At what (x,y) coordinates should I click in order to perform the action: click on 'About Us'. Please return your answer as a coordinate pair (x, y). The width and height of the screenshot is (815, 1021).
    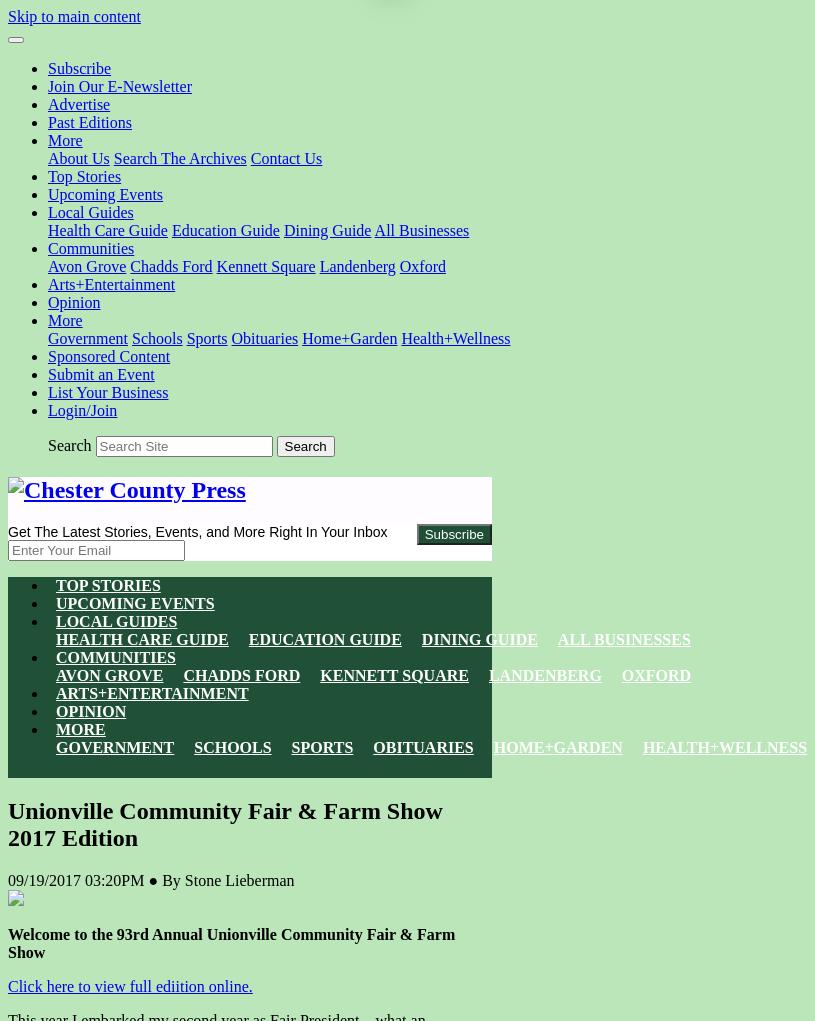
    Looking at the image, I should click on (77, 157).